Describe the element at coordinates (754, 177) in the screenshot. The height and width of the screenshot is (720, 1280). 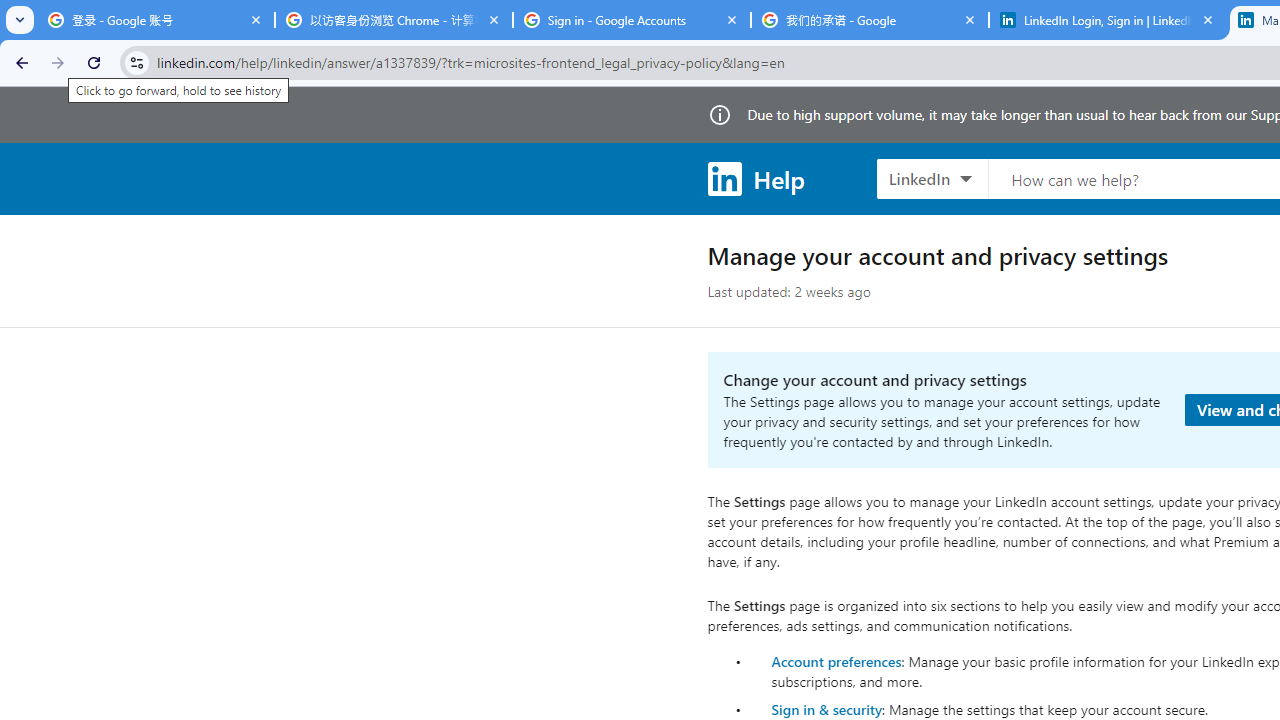
I see `'Help'` at that location.